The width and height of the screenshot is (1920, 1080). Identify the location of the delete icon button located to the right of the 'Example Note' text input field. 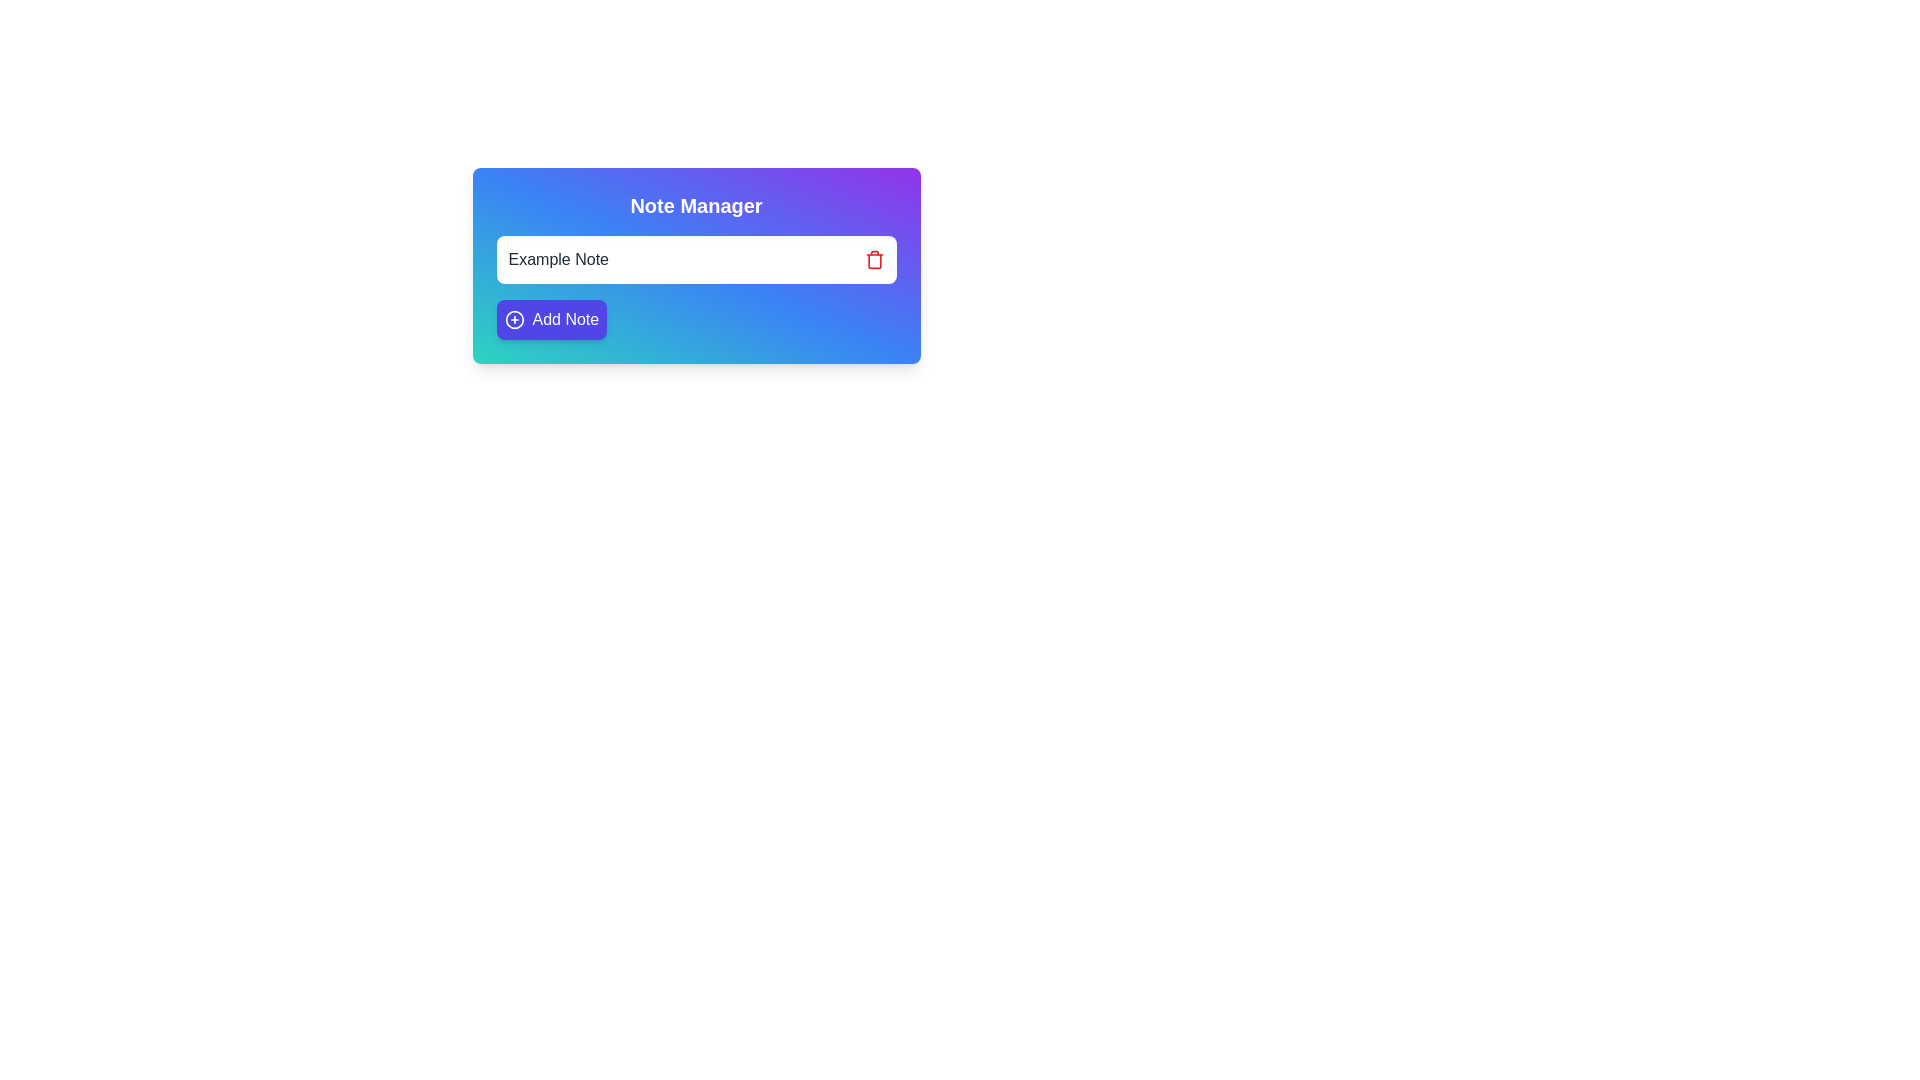
(874, 260).